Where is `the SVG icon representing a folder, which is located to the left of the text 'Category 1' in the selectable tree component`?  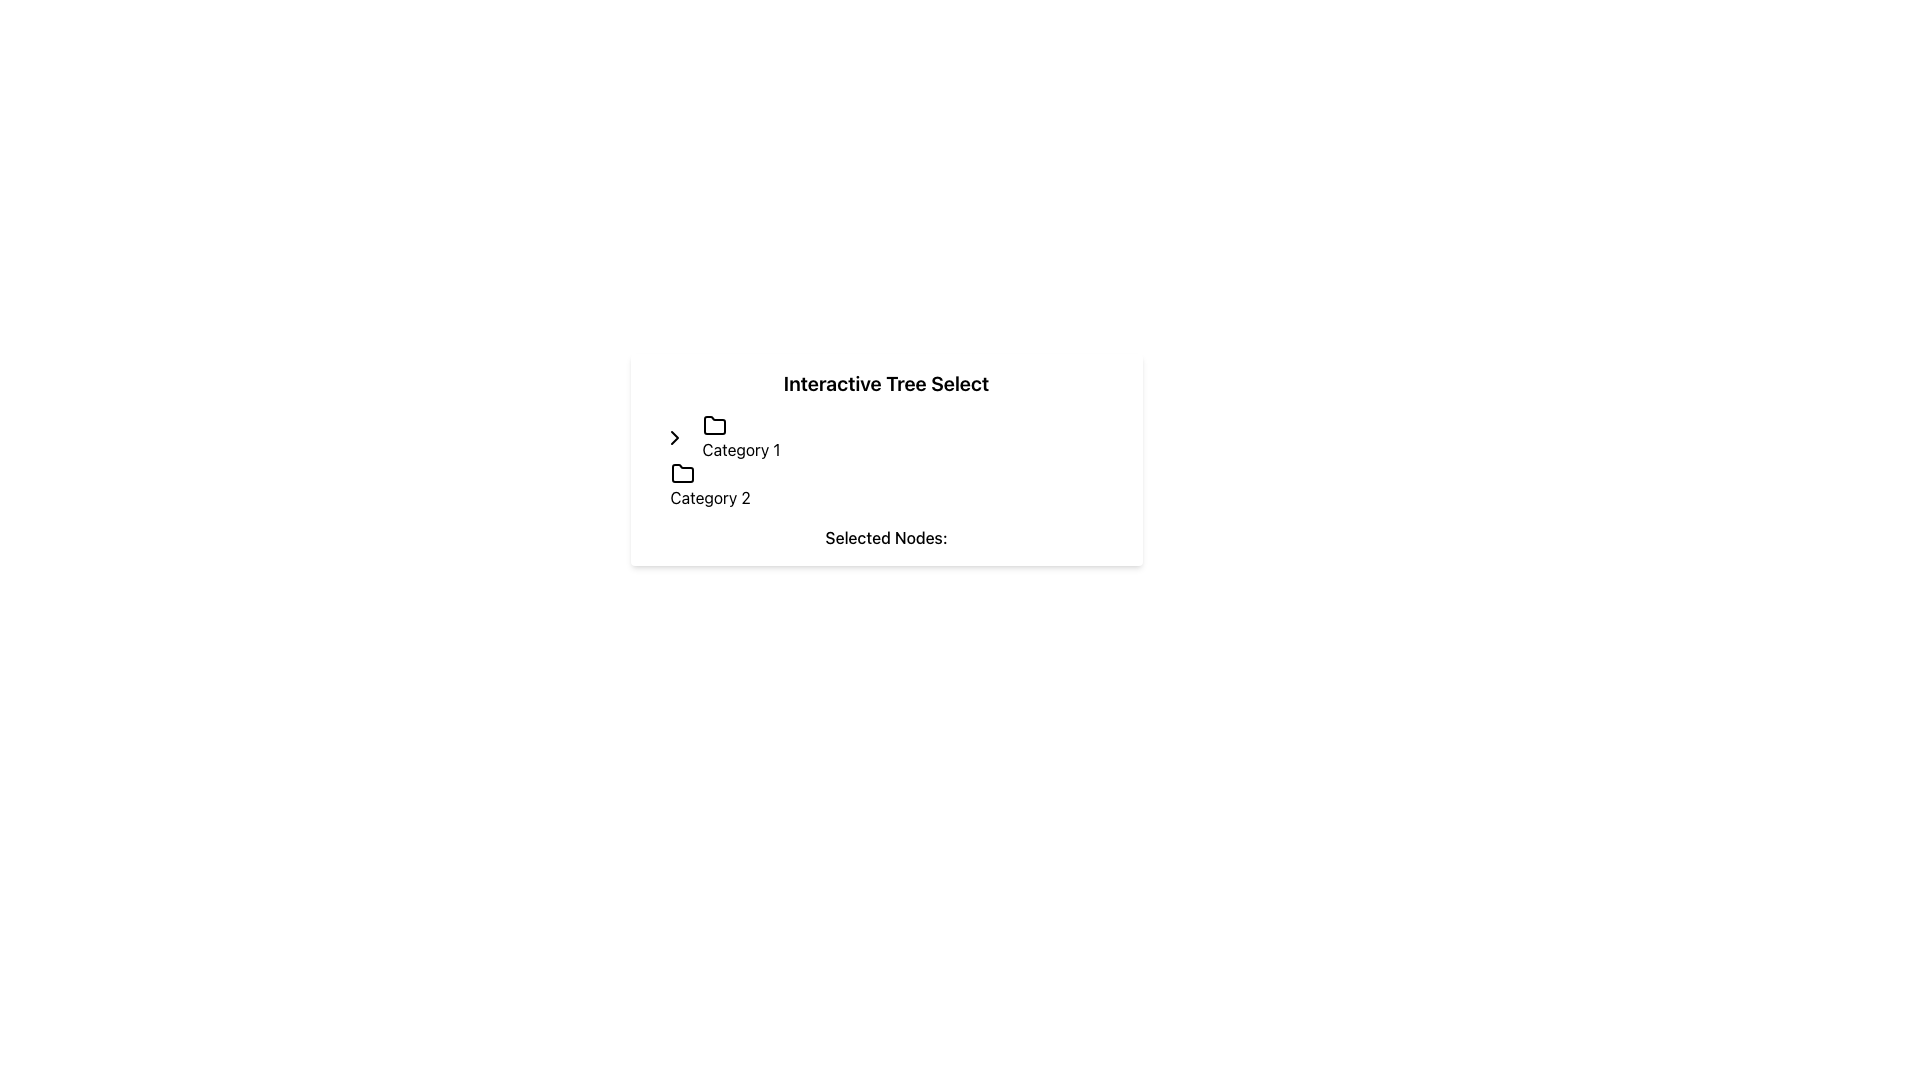 the SVG icon representing a folder, which is located to the left of the text 'Category 1' in the selectable tree component is located at coordinates (714, 424).